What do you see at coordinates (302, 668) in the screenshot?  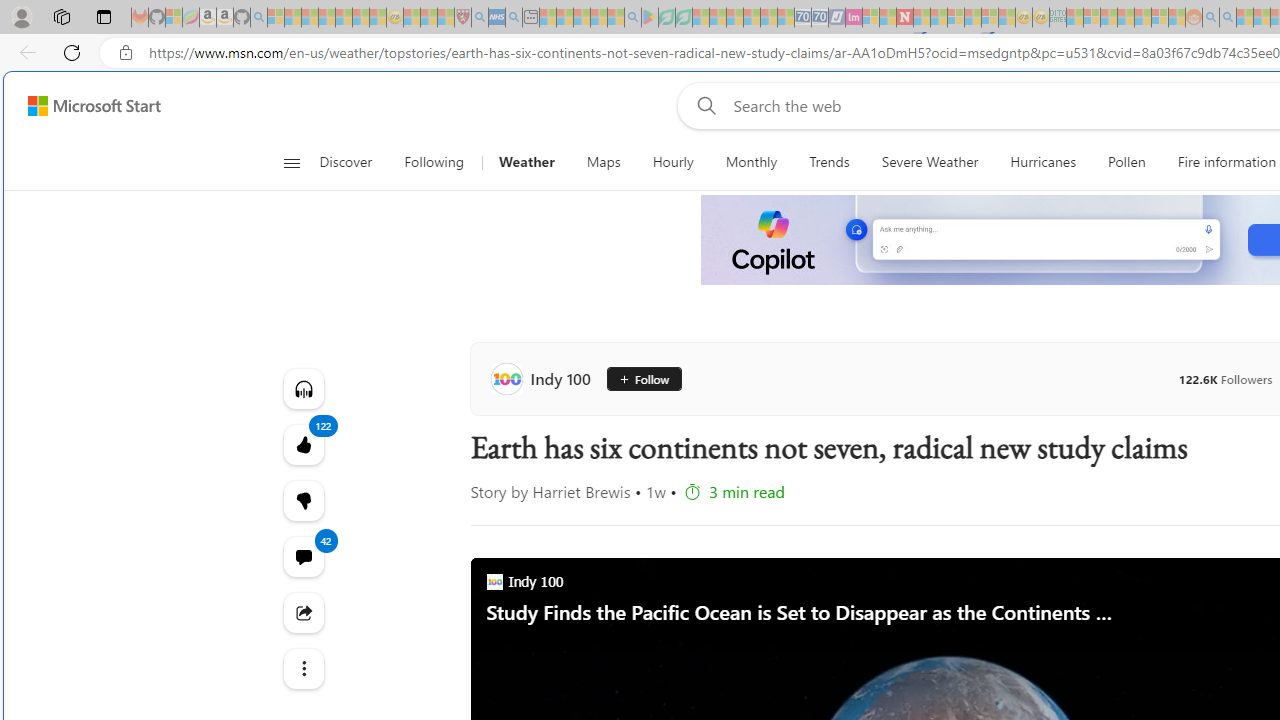 I see `'Class: at-item'` at bounding box center [302, 668].